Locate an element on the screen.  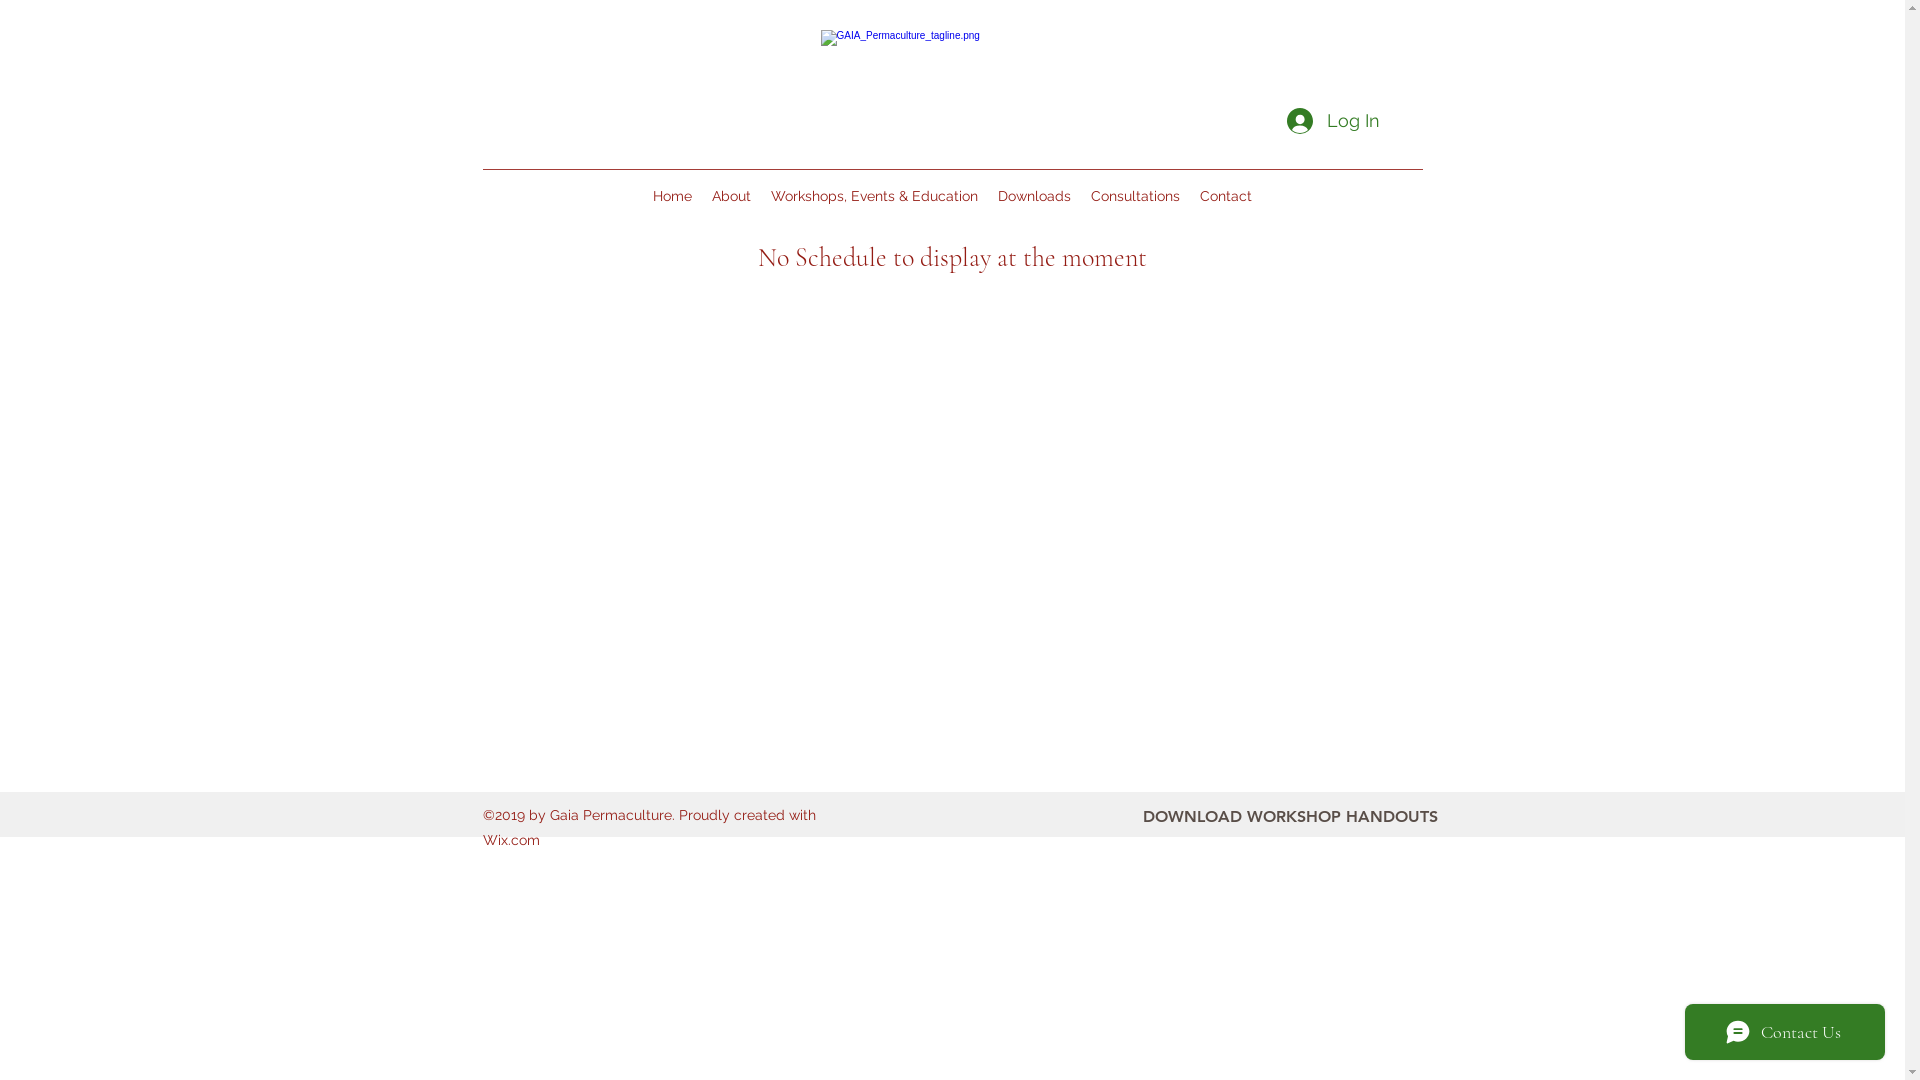
'Log In' is located at coordinates (1331, 120).